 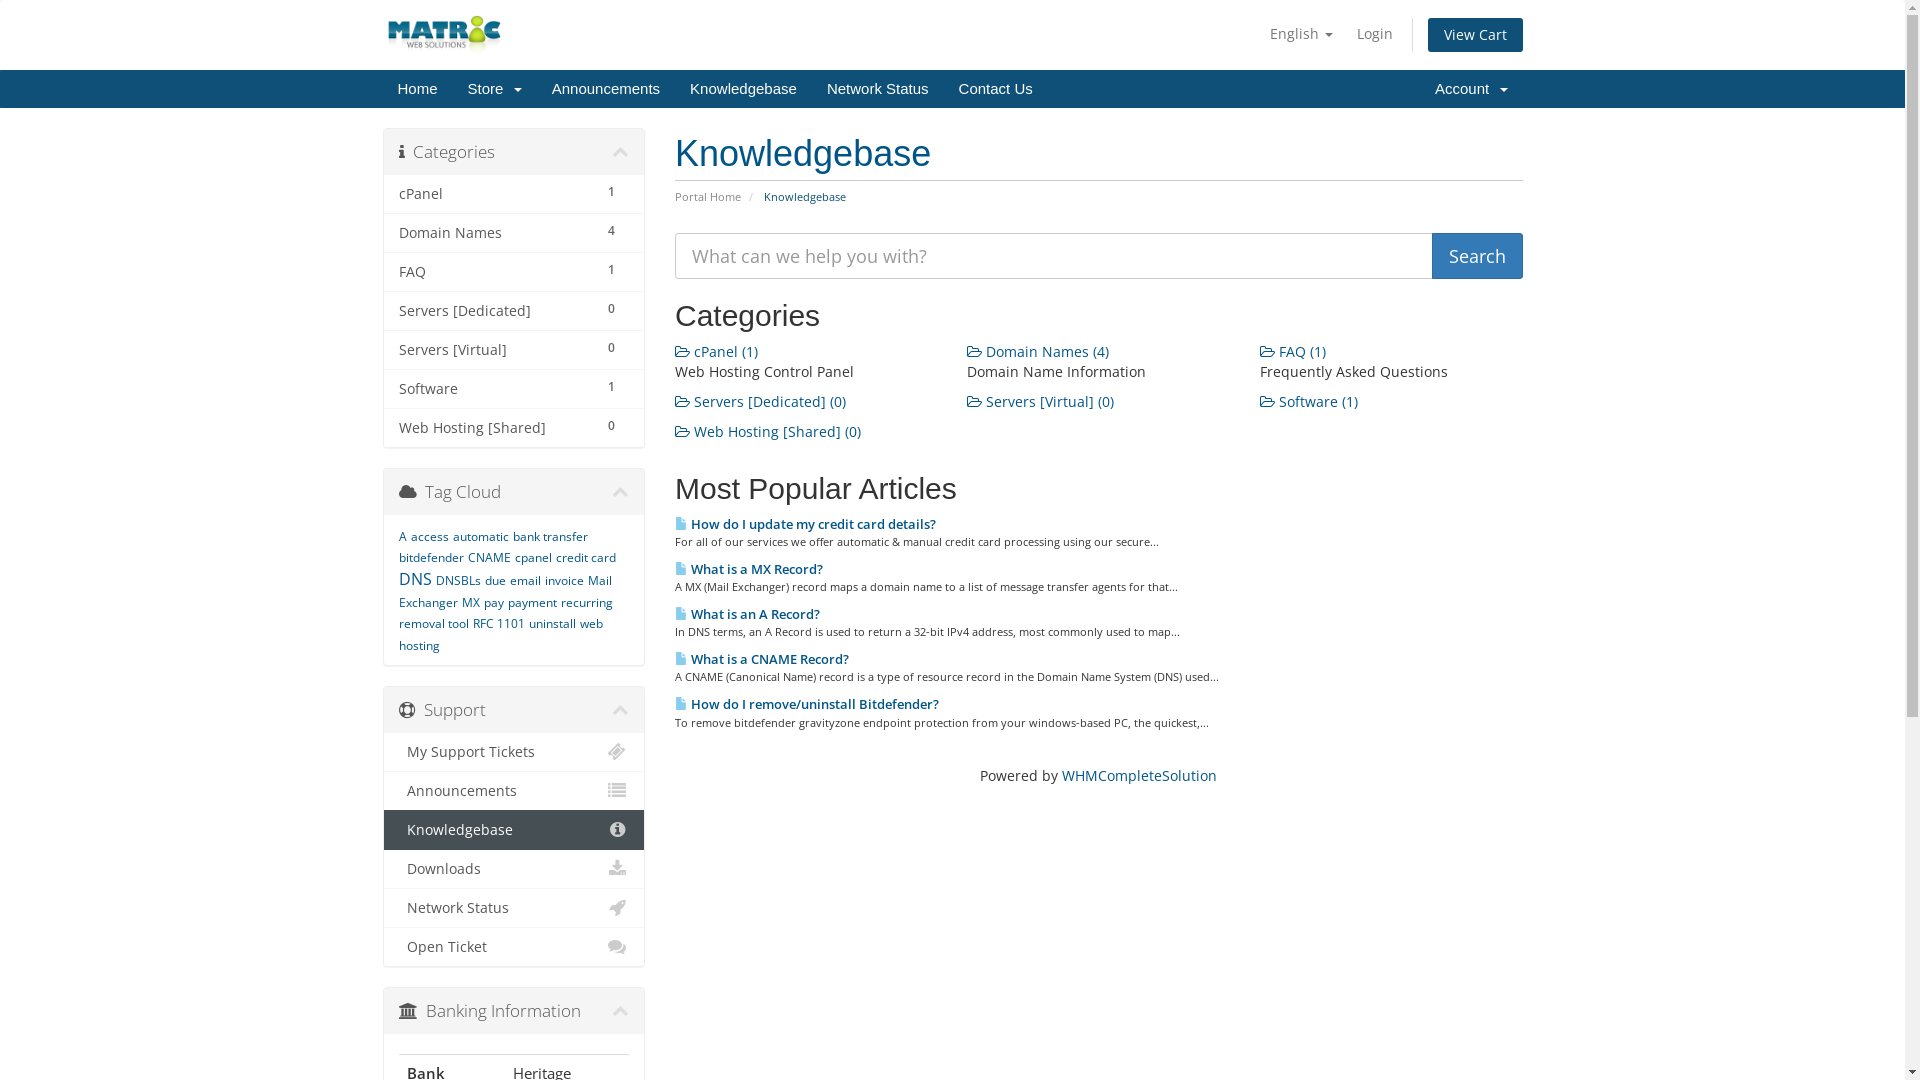 I want to click on 'Login', so click(x=1372, y=34).